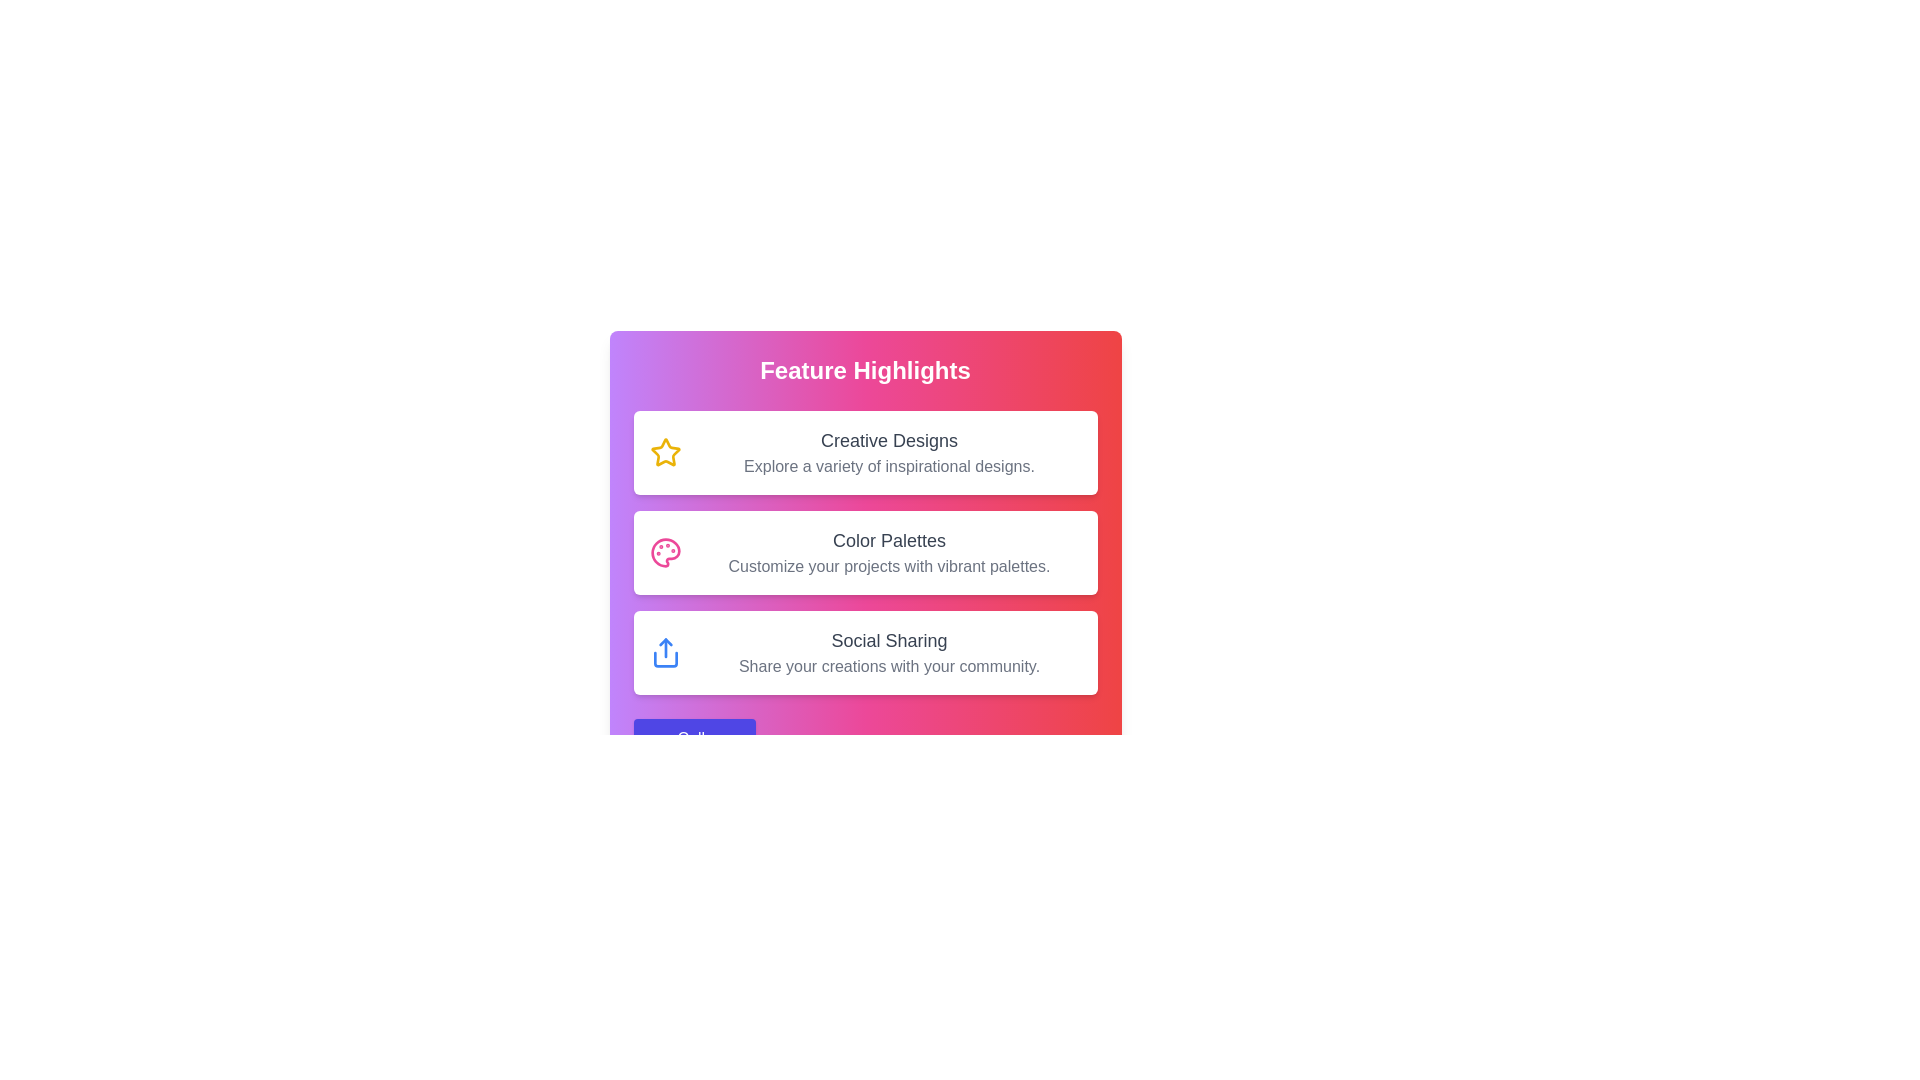  I want to click on the text line reading 'Customize your projects with vibrant palettes.' located beneath the header 'Color Palettes' in the middle section of the list of features, so click(888, 567).